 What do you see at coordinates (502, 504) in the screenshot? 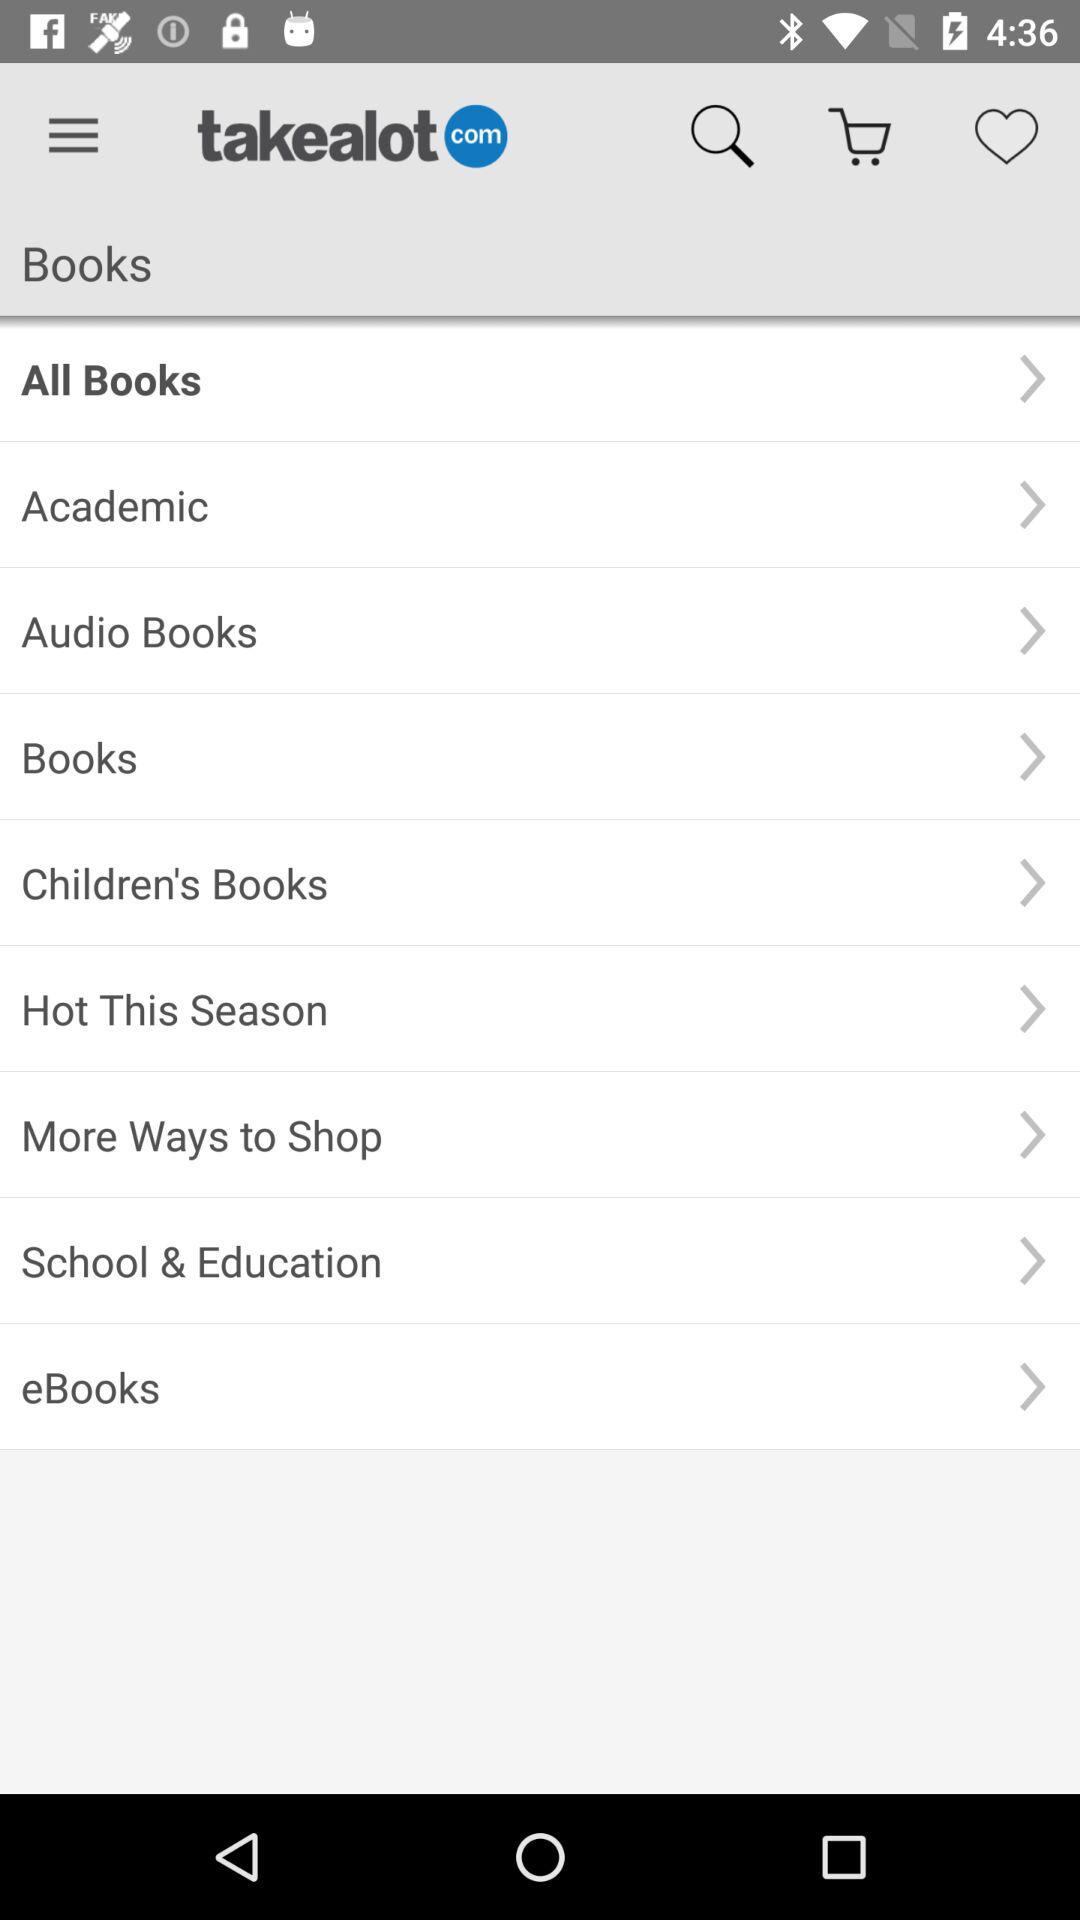
I see `the item below the all books` at bounding box center [502, 504].